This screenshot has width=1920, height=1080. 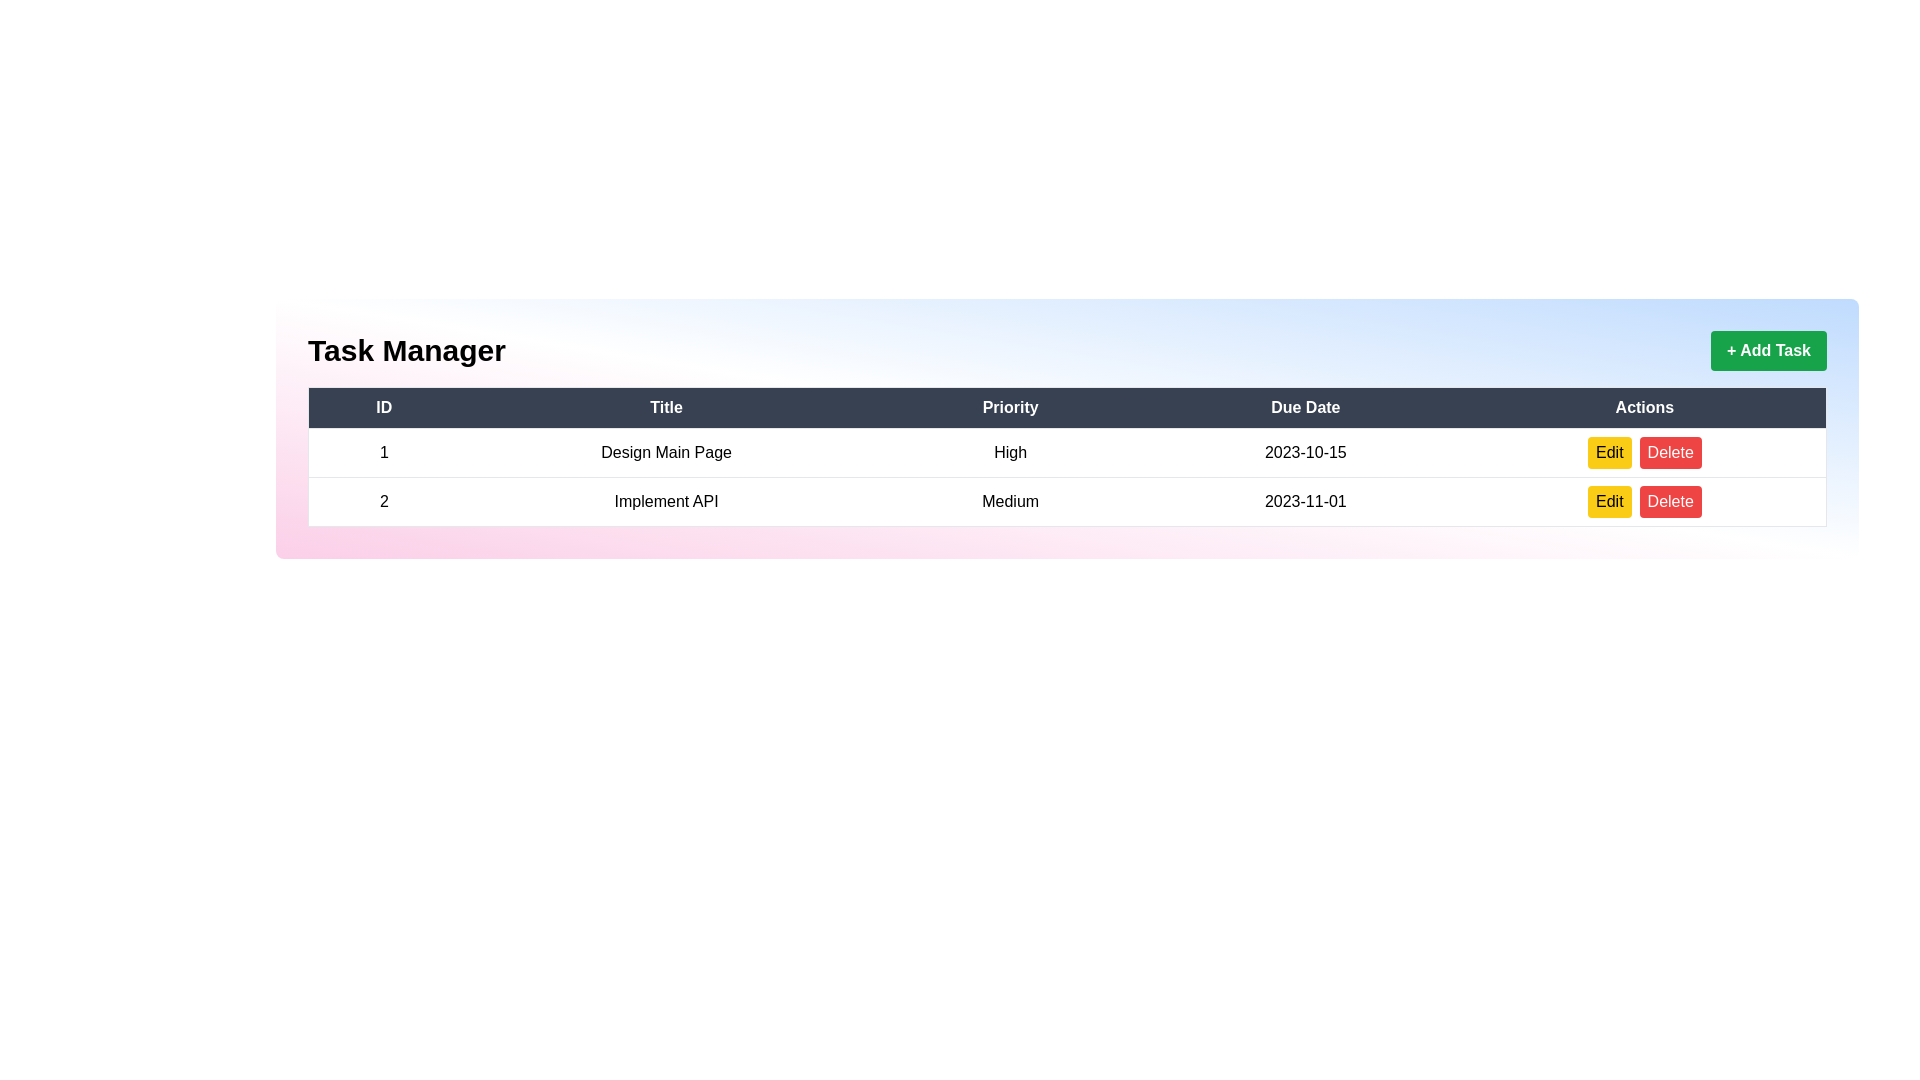 I want to click on the group of buttons labeled 'Edit' and 'Delete', so click(x=1645, y=452).